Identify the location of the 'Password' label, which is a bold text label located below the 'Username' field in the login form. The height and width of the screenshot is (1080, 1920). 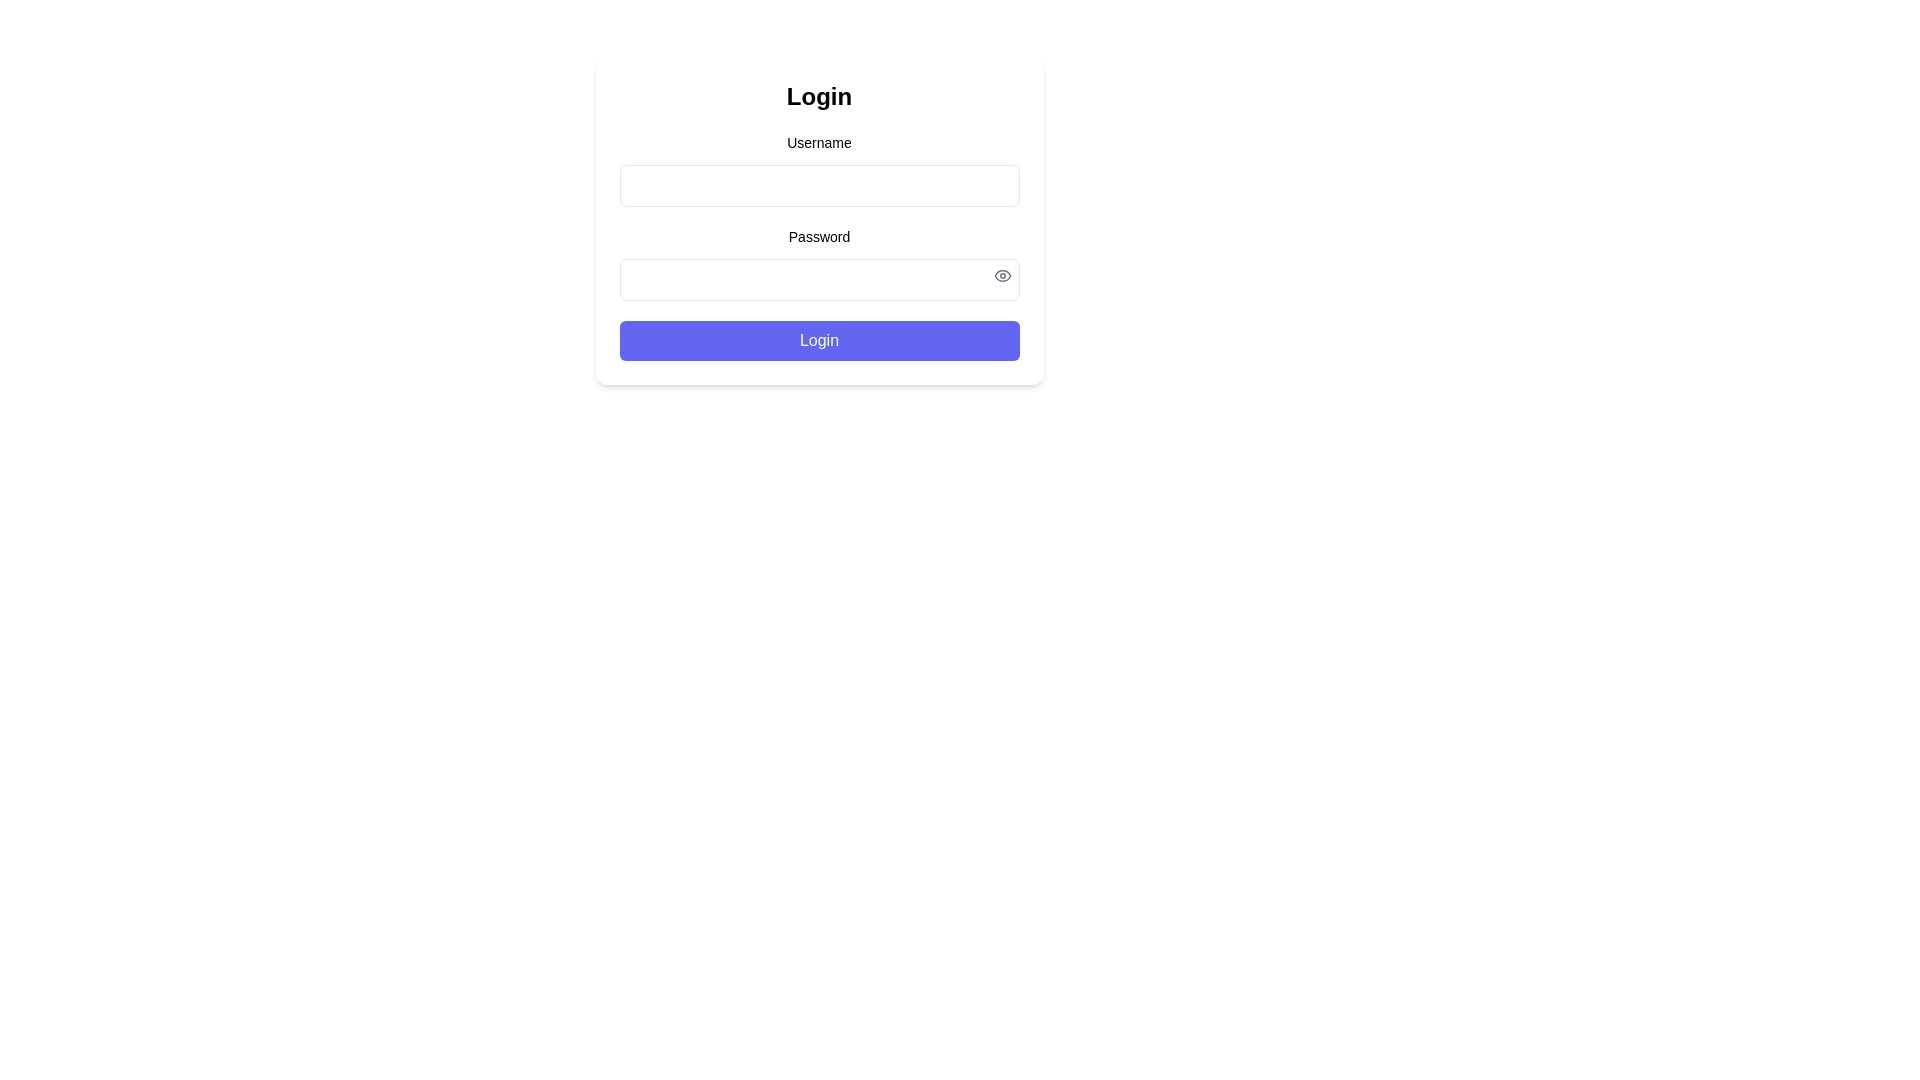
(819, 235).